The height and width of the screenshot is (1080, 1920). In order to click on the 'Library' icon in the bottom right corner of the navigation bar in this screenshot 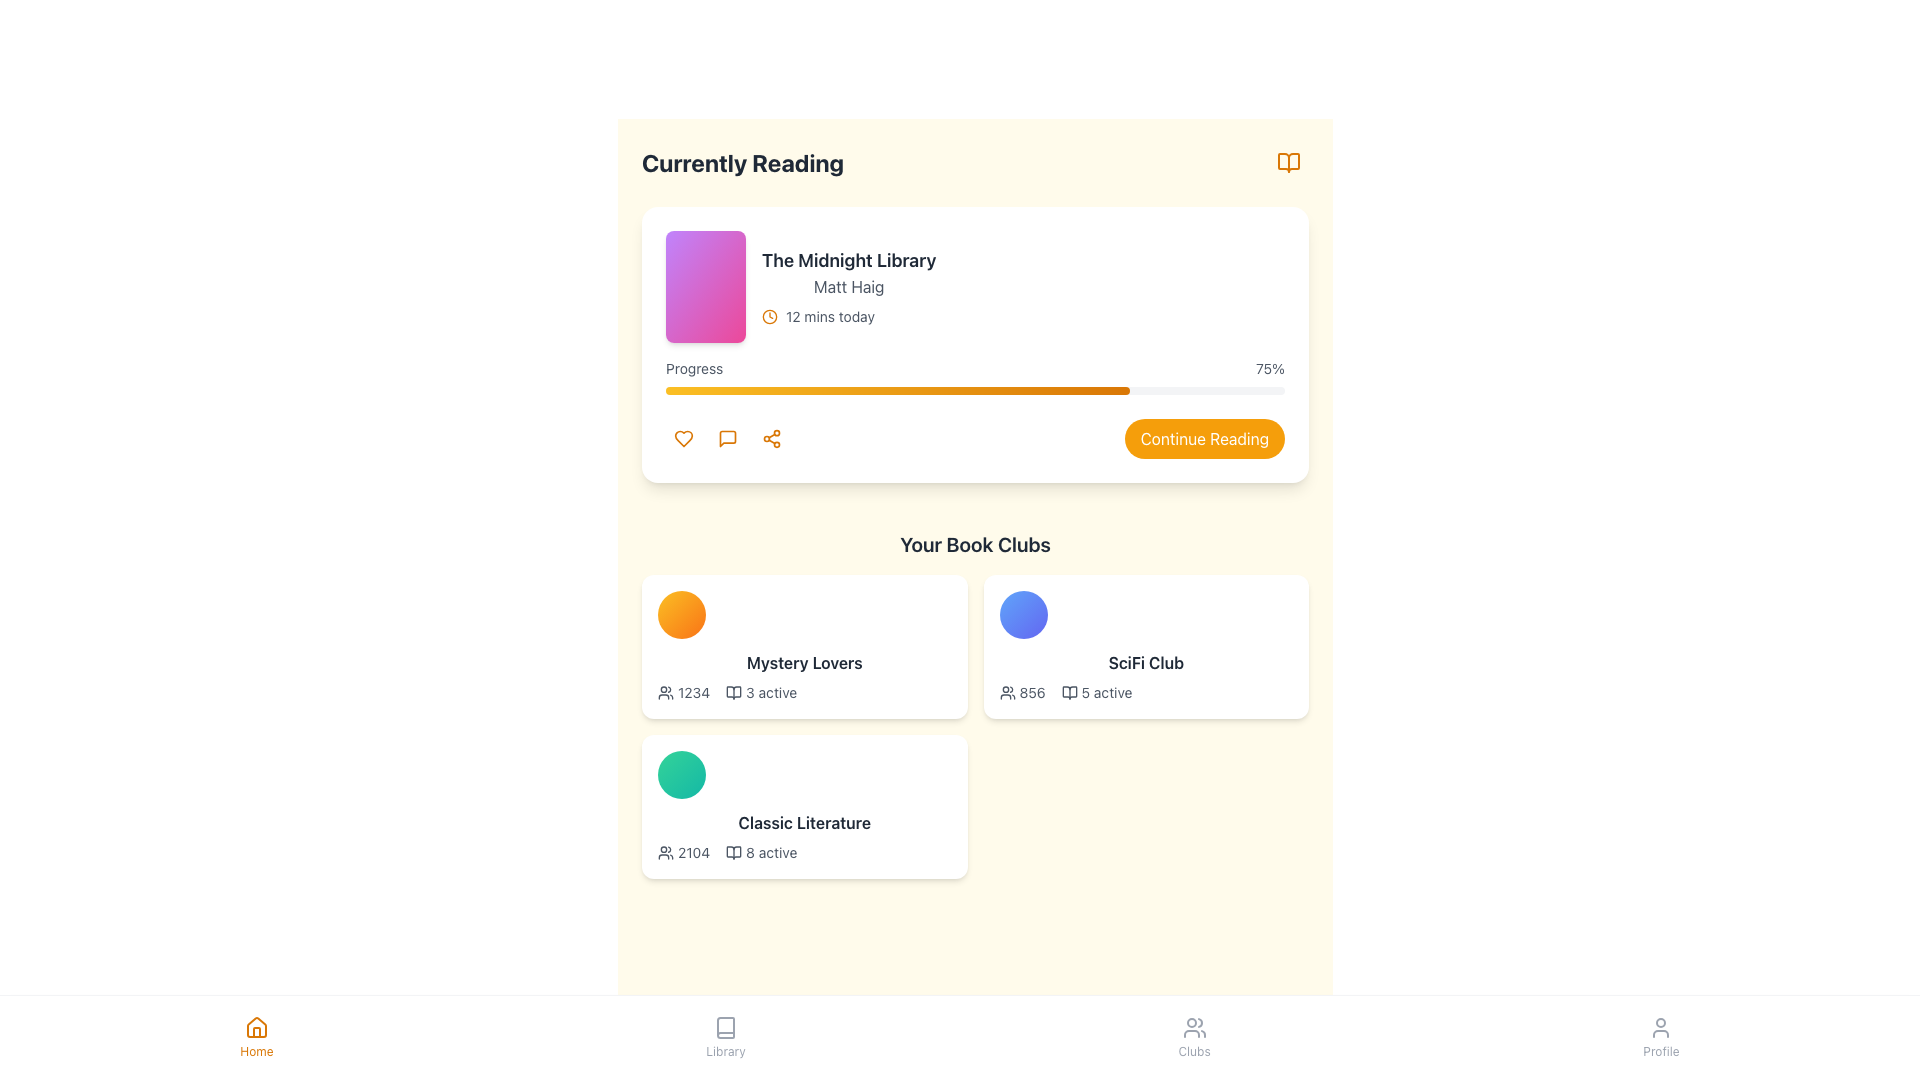, I will do `click(733, 852)`.